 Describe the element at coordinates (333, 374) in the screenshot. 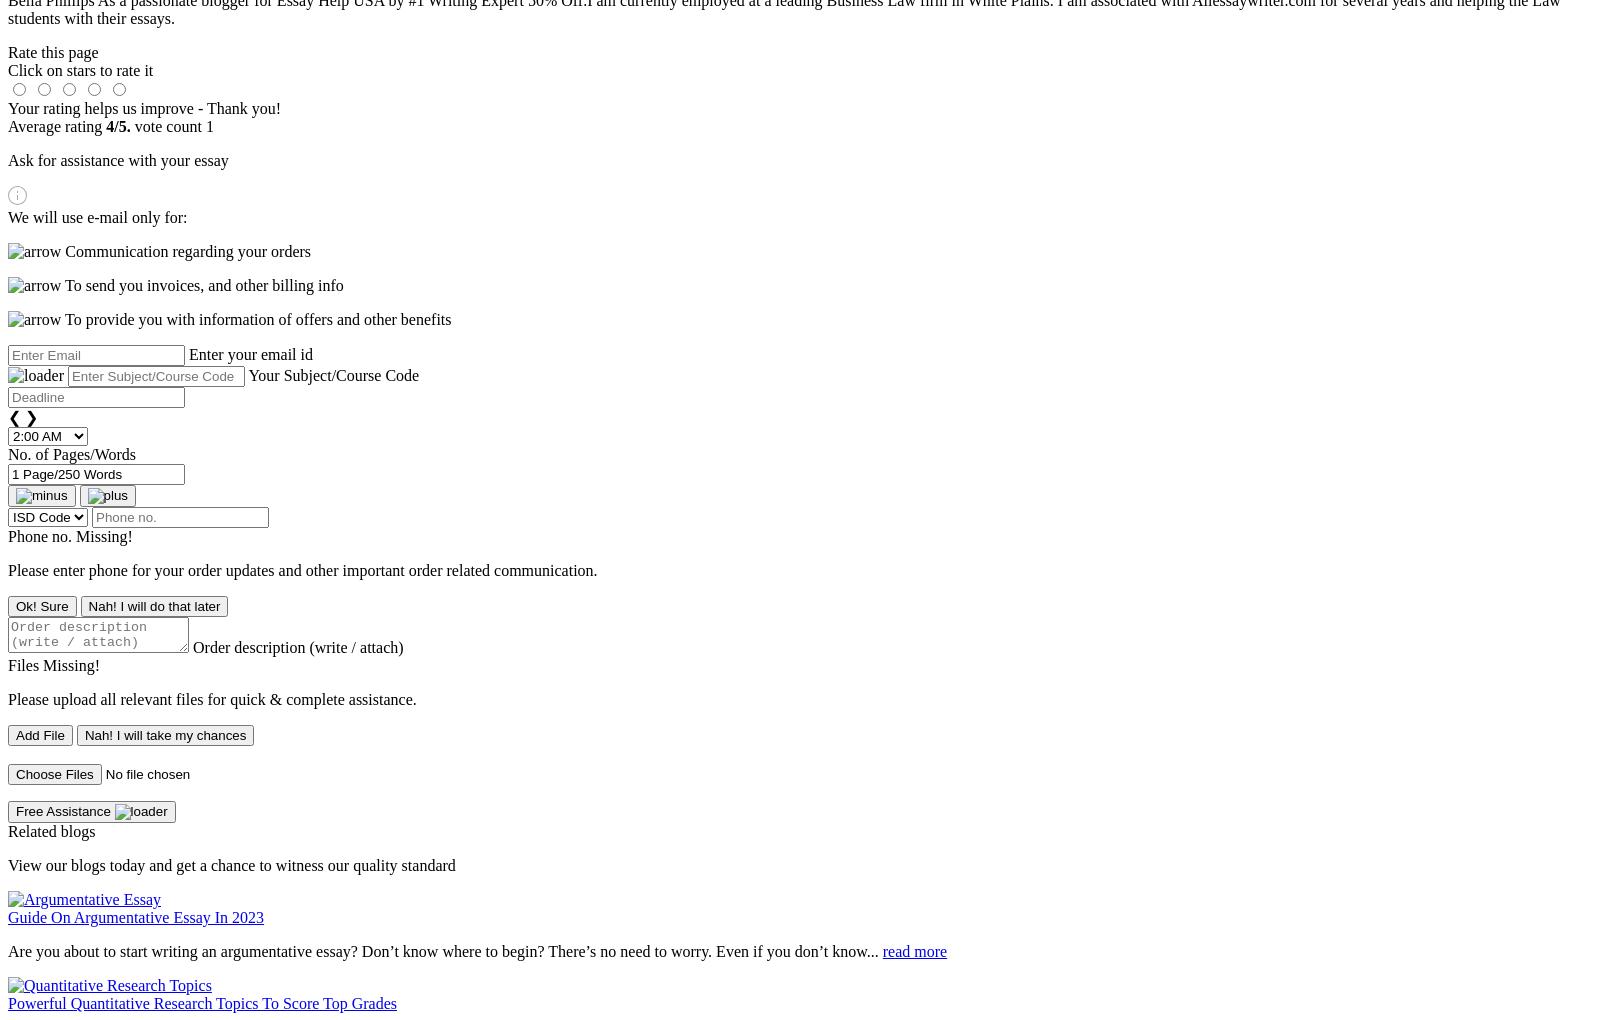

I see `'Your Subject/Course Code'` at that location.